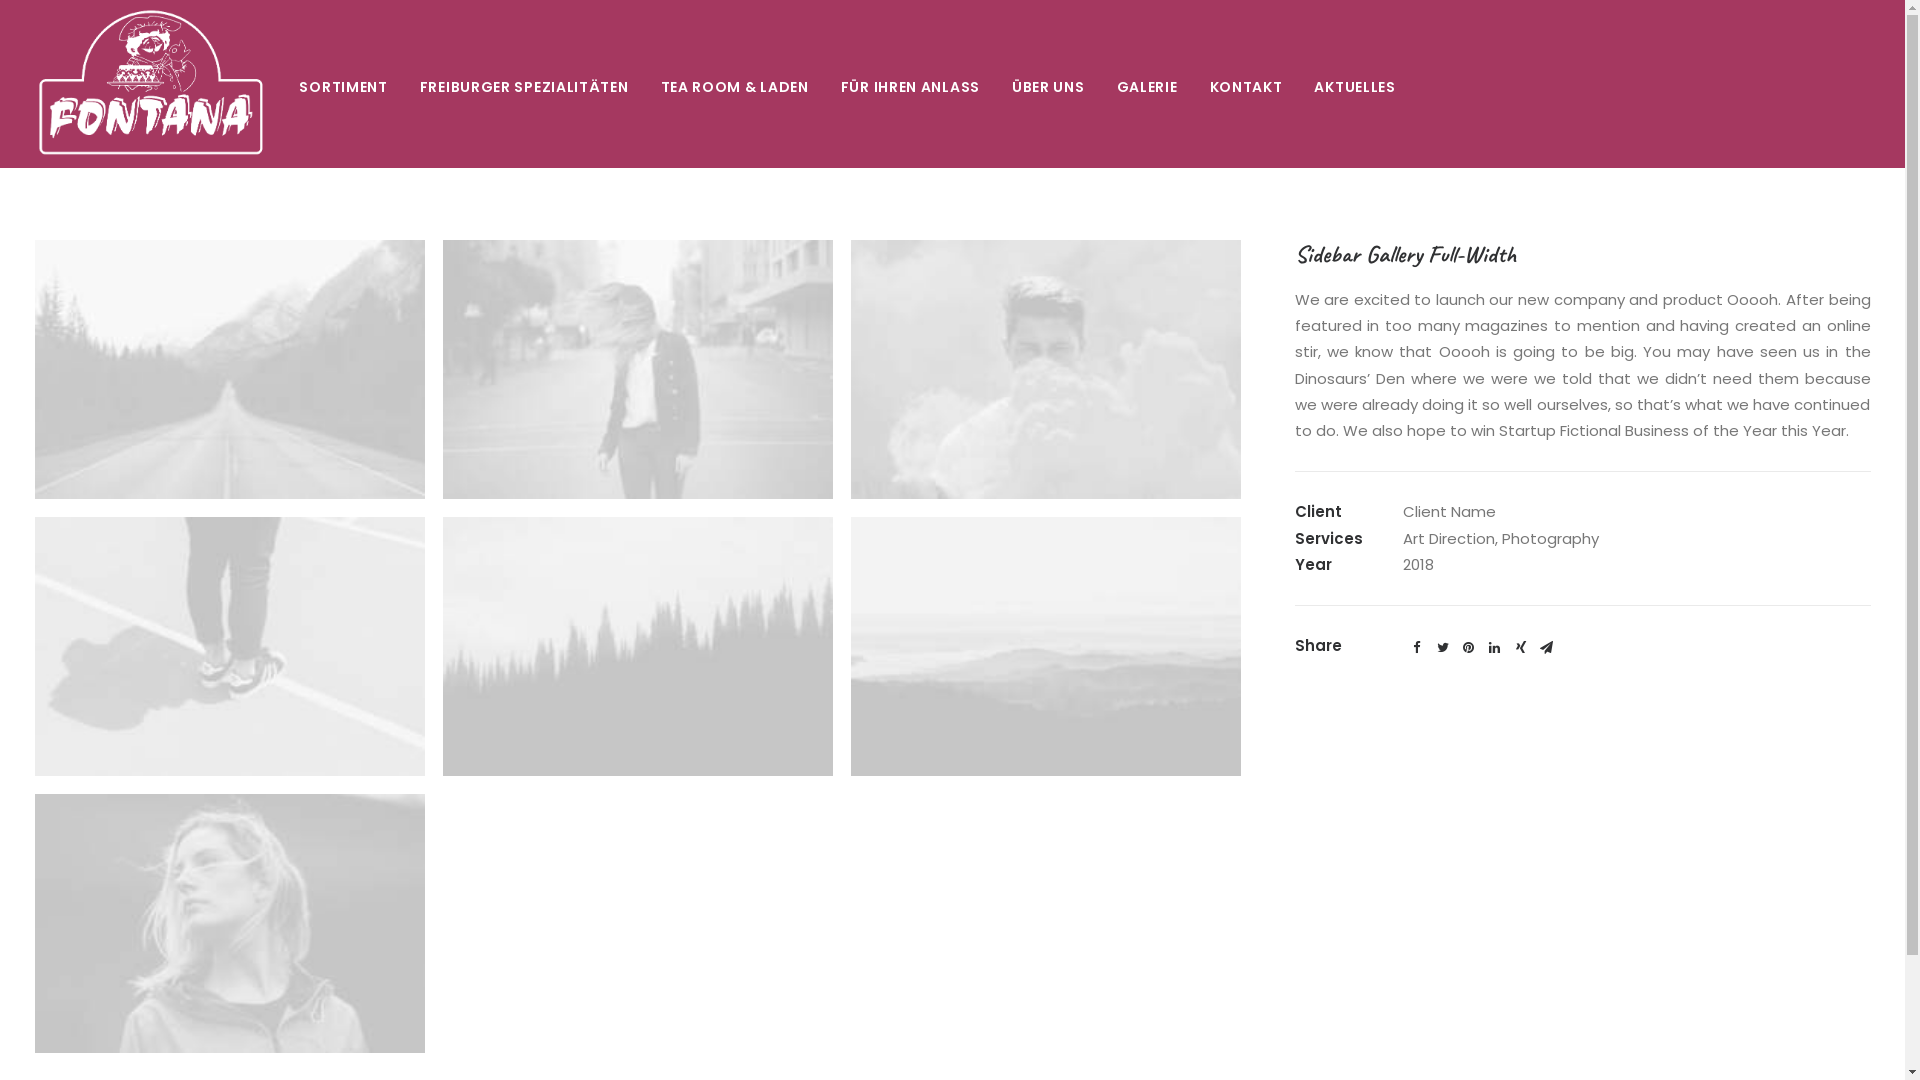 The image size is (1920, 1080). Describe the element at coordinates (1147, 83) in the screenshot. I see `'GALERIE'` at that location.